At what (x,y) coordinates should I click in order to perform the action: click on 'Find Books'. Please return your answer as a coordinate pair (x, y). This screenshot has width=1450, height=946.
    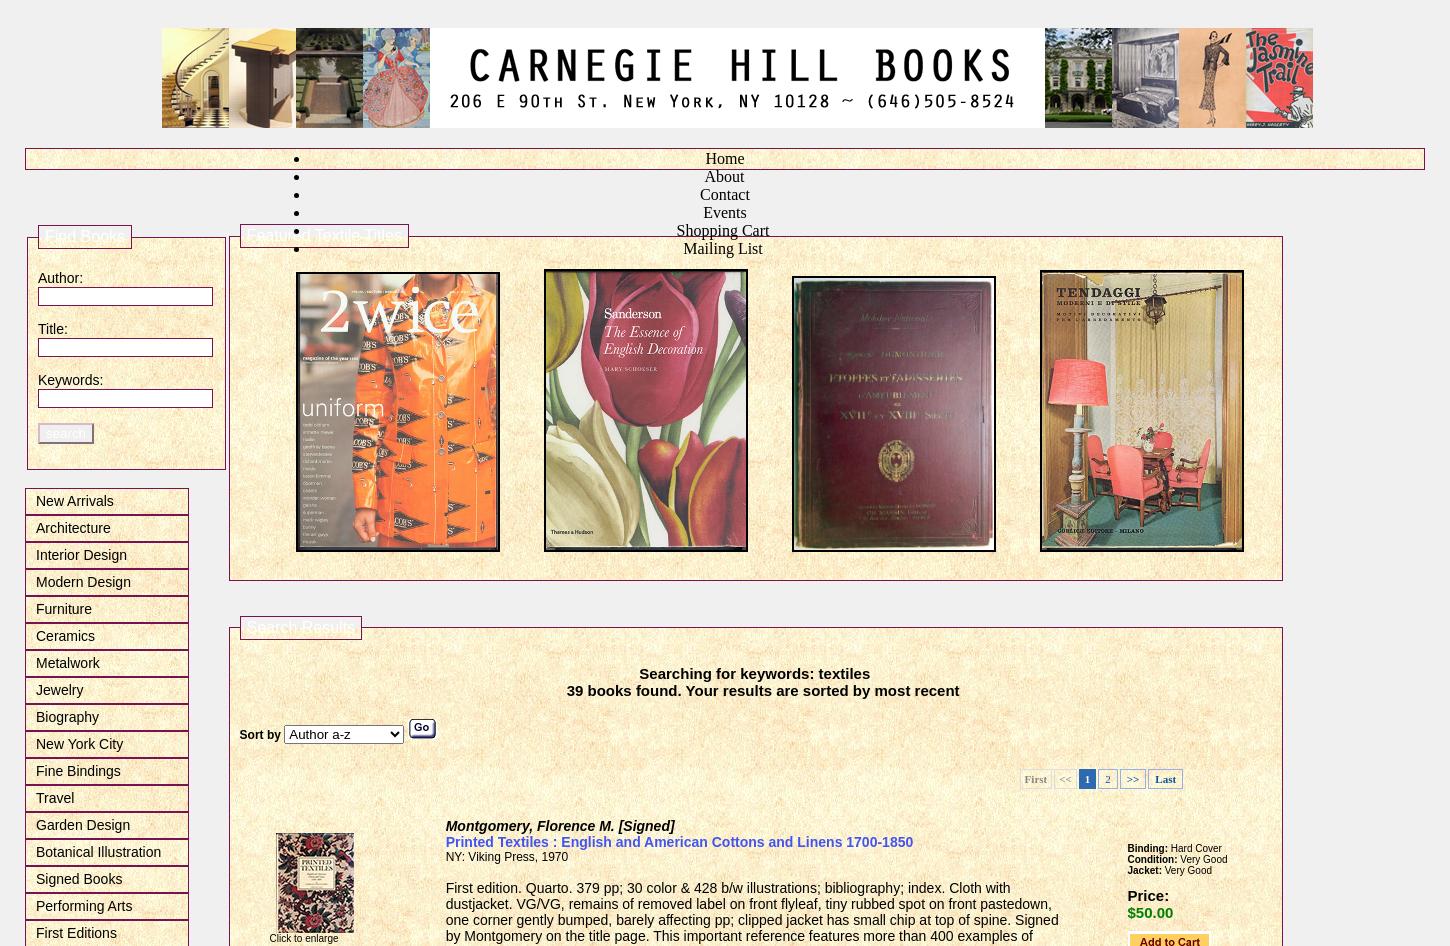
    Looking at the image, I should click on (44, 236).